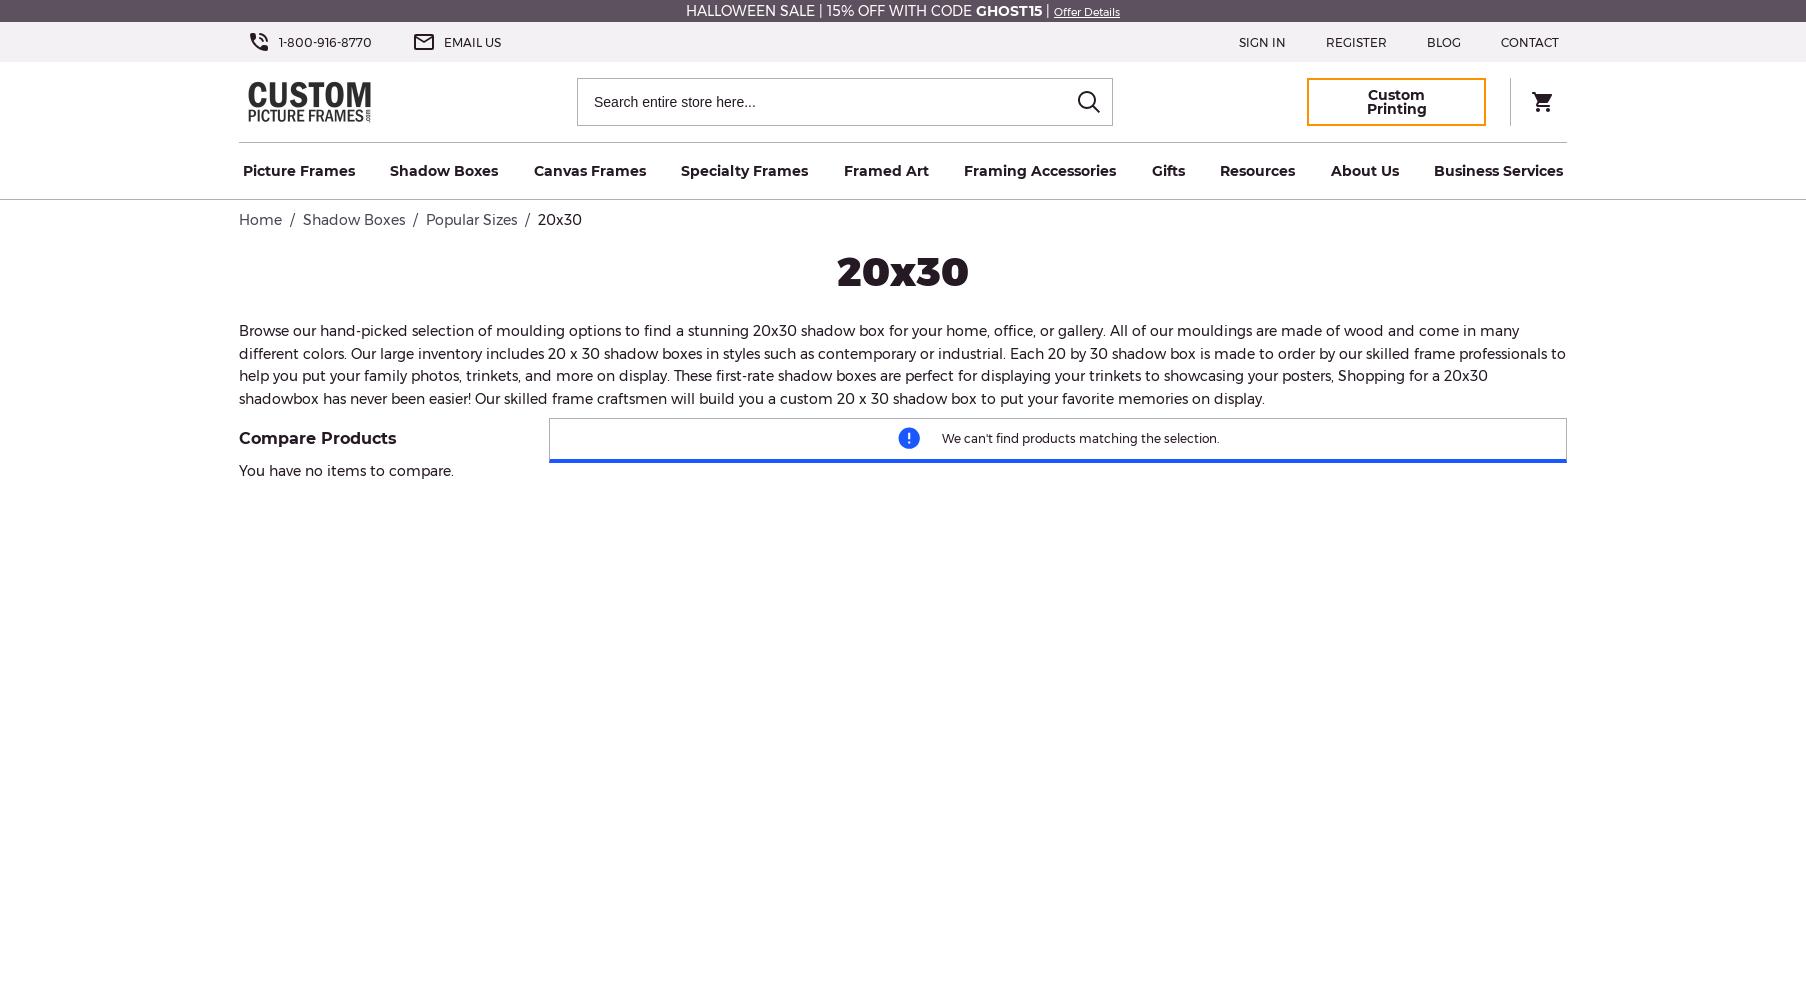 This screenshot has height=1000, width=1806. Describe the element at coordinates (1364, 171) in the screenshot. I see `'About Us'` at that location.